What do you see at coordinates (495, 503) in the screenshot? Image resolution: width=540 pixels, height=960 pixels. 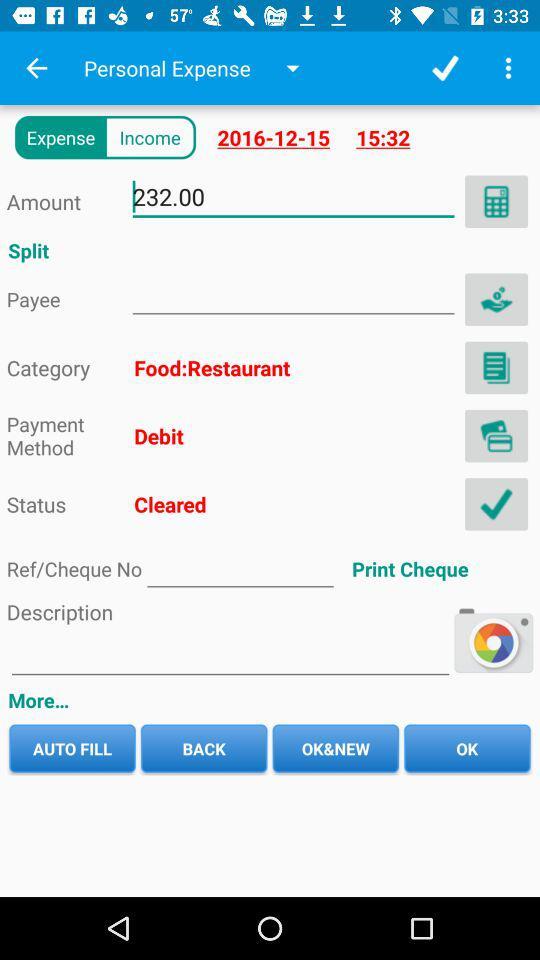 I see `clear option` at bounding box center [495, 503].